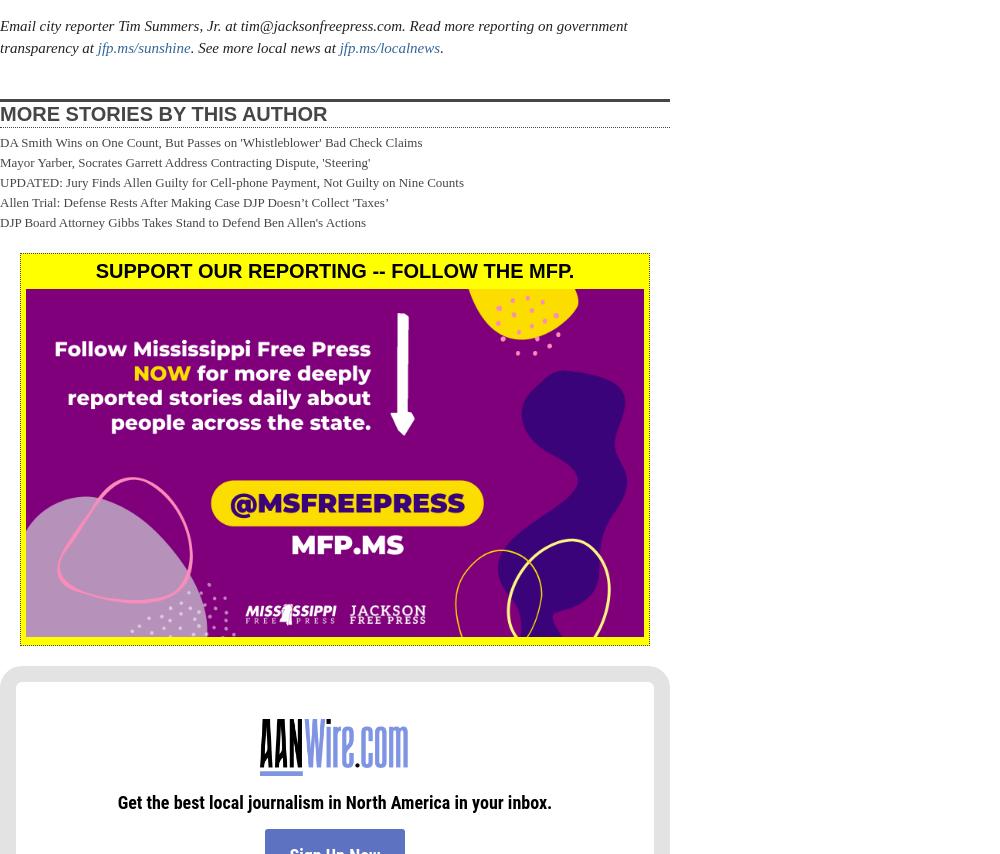  Describe the element at coordinates (320, 24) in the screenshot. I see `'tim@jacksonfreepress.com'` at that location.